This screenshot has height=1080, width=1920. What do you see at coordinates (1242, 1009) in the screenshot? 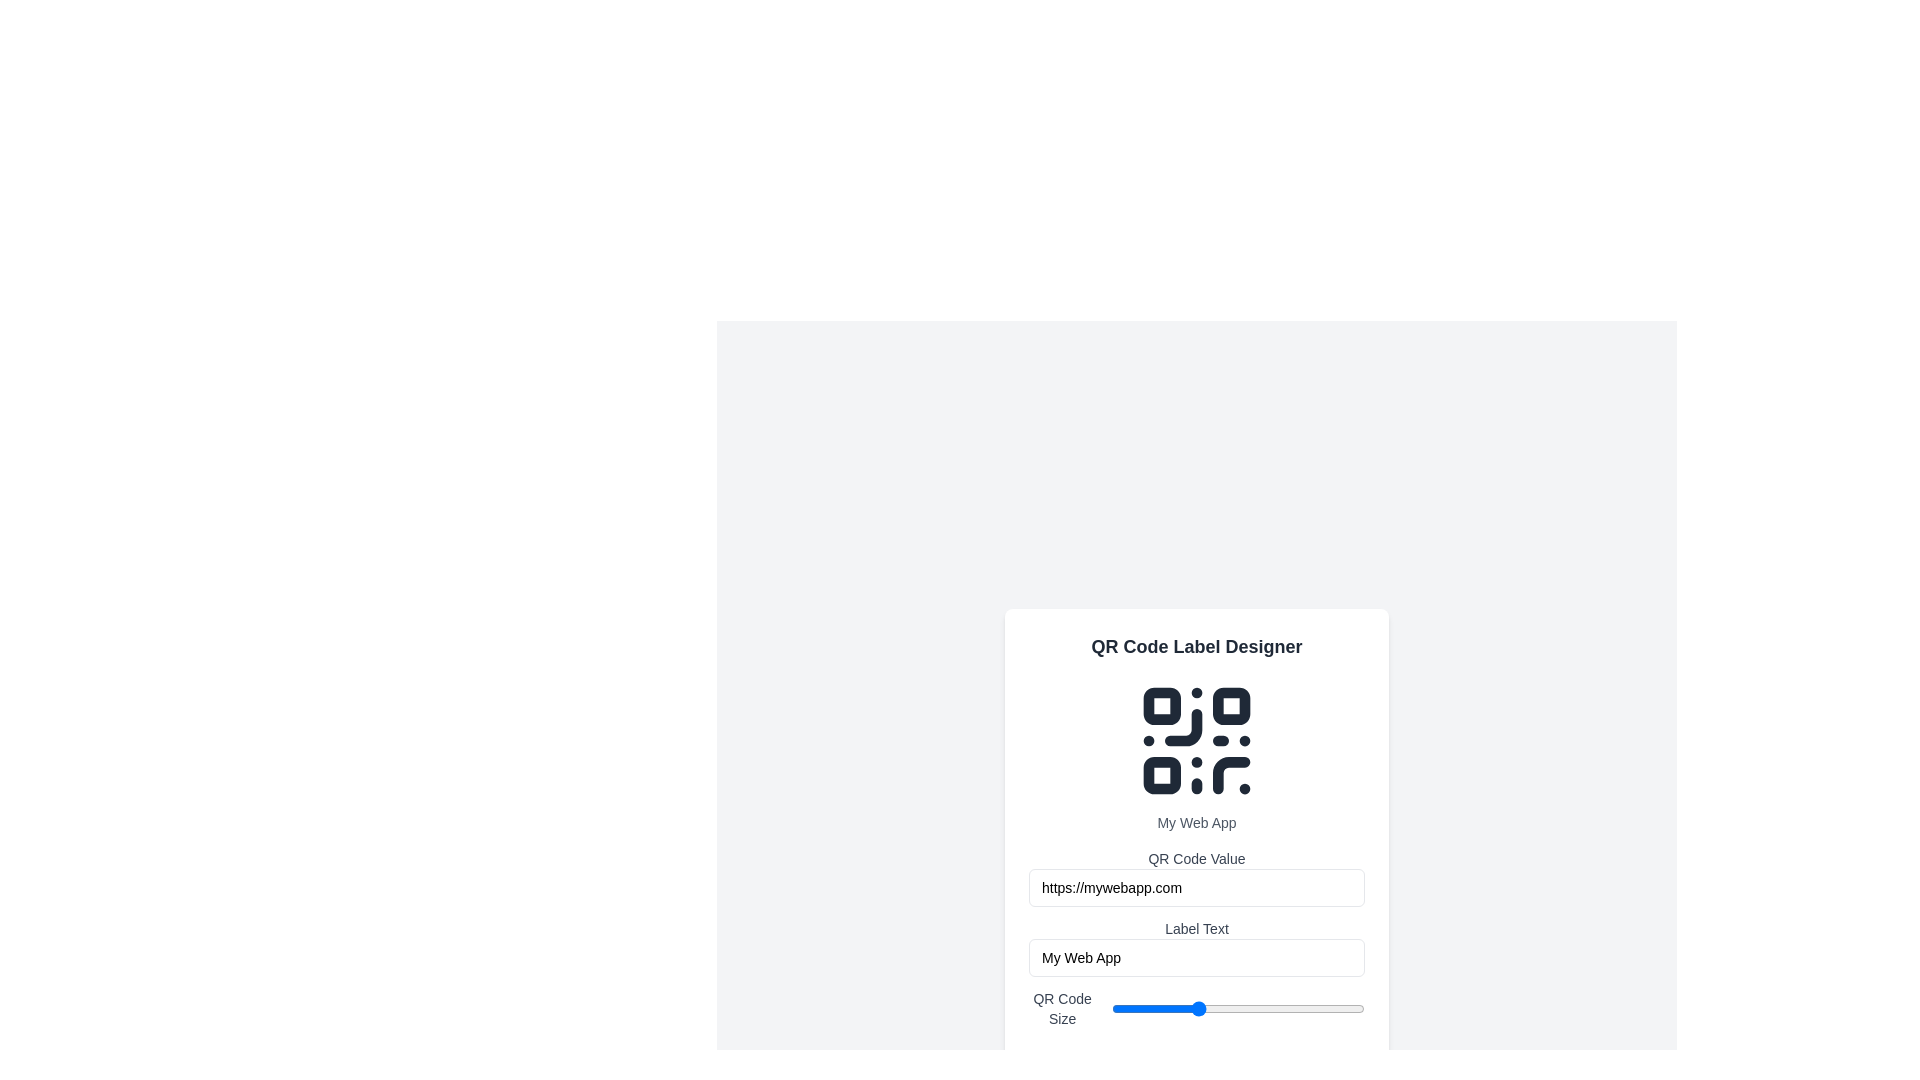
I see `the QR code size` at bounding box center [1242, 1009].